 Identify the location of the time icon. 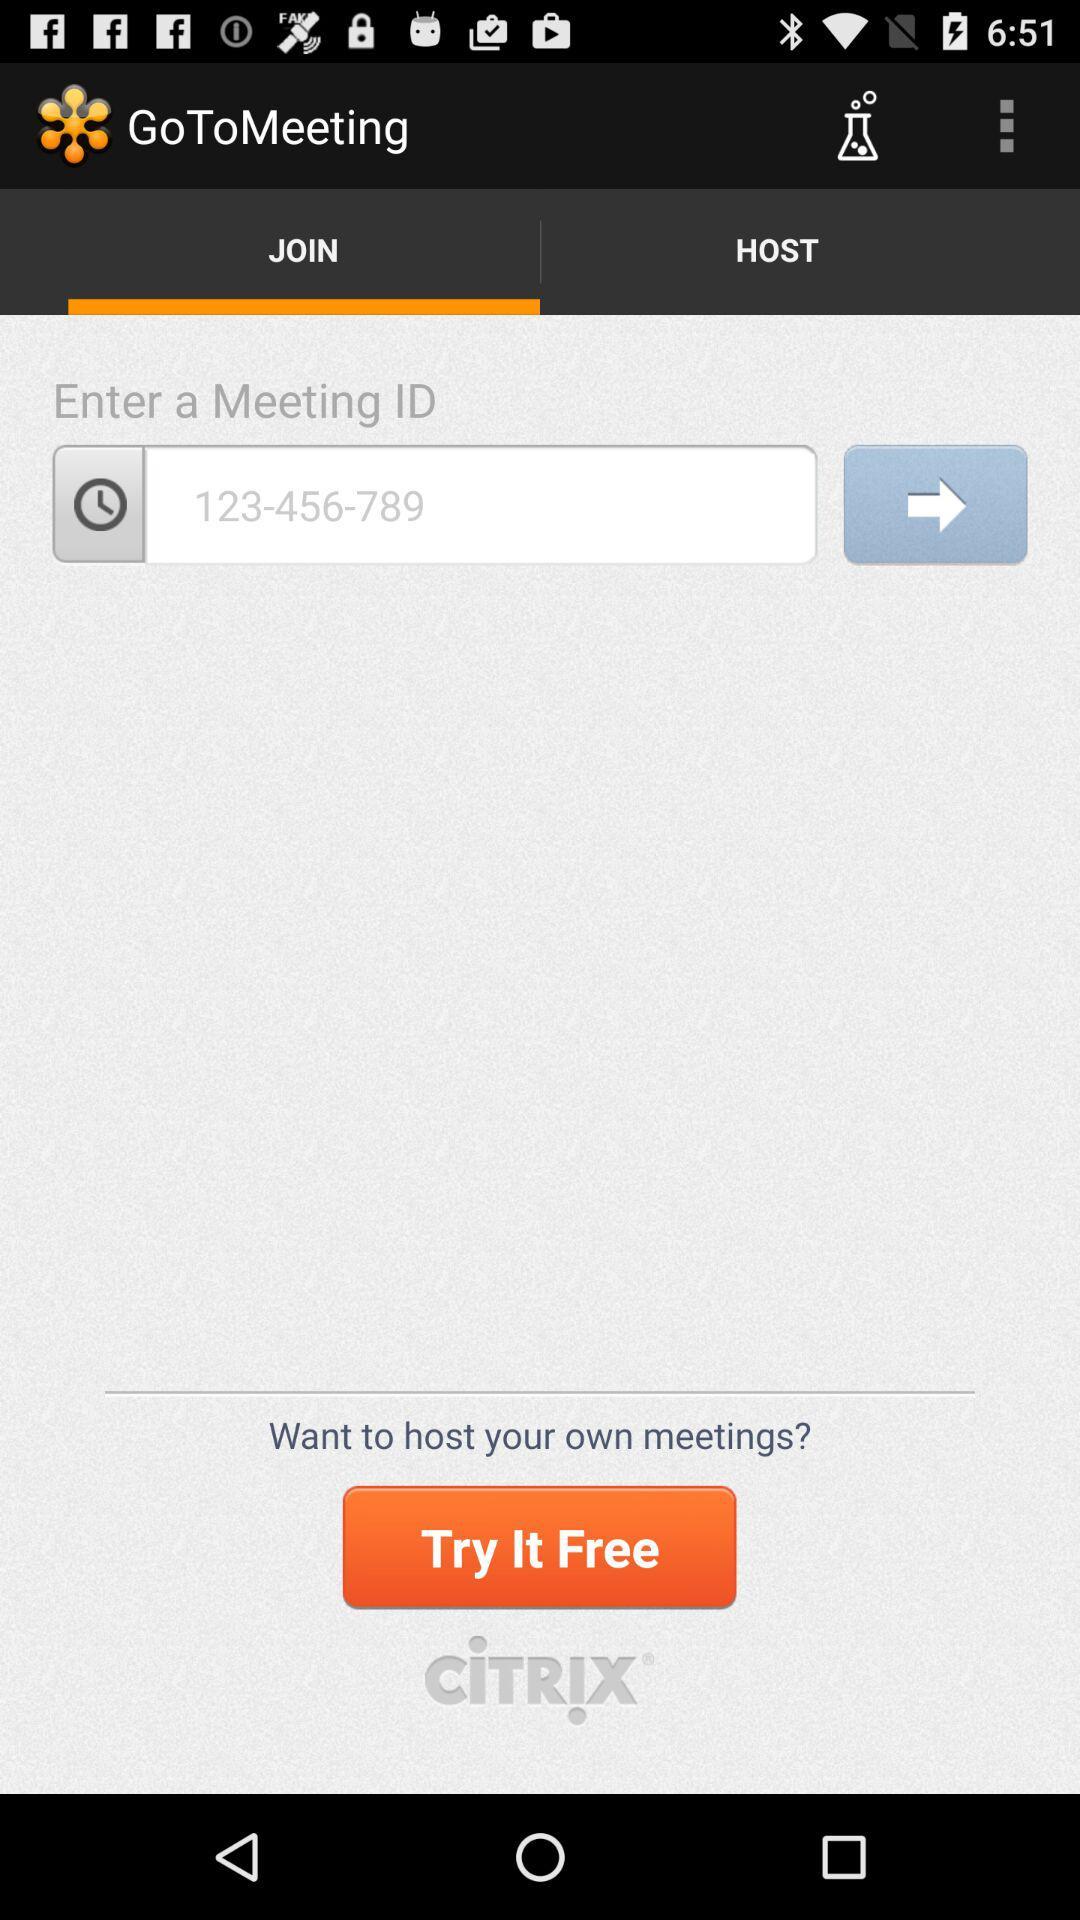
(98, 540).